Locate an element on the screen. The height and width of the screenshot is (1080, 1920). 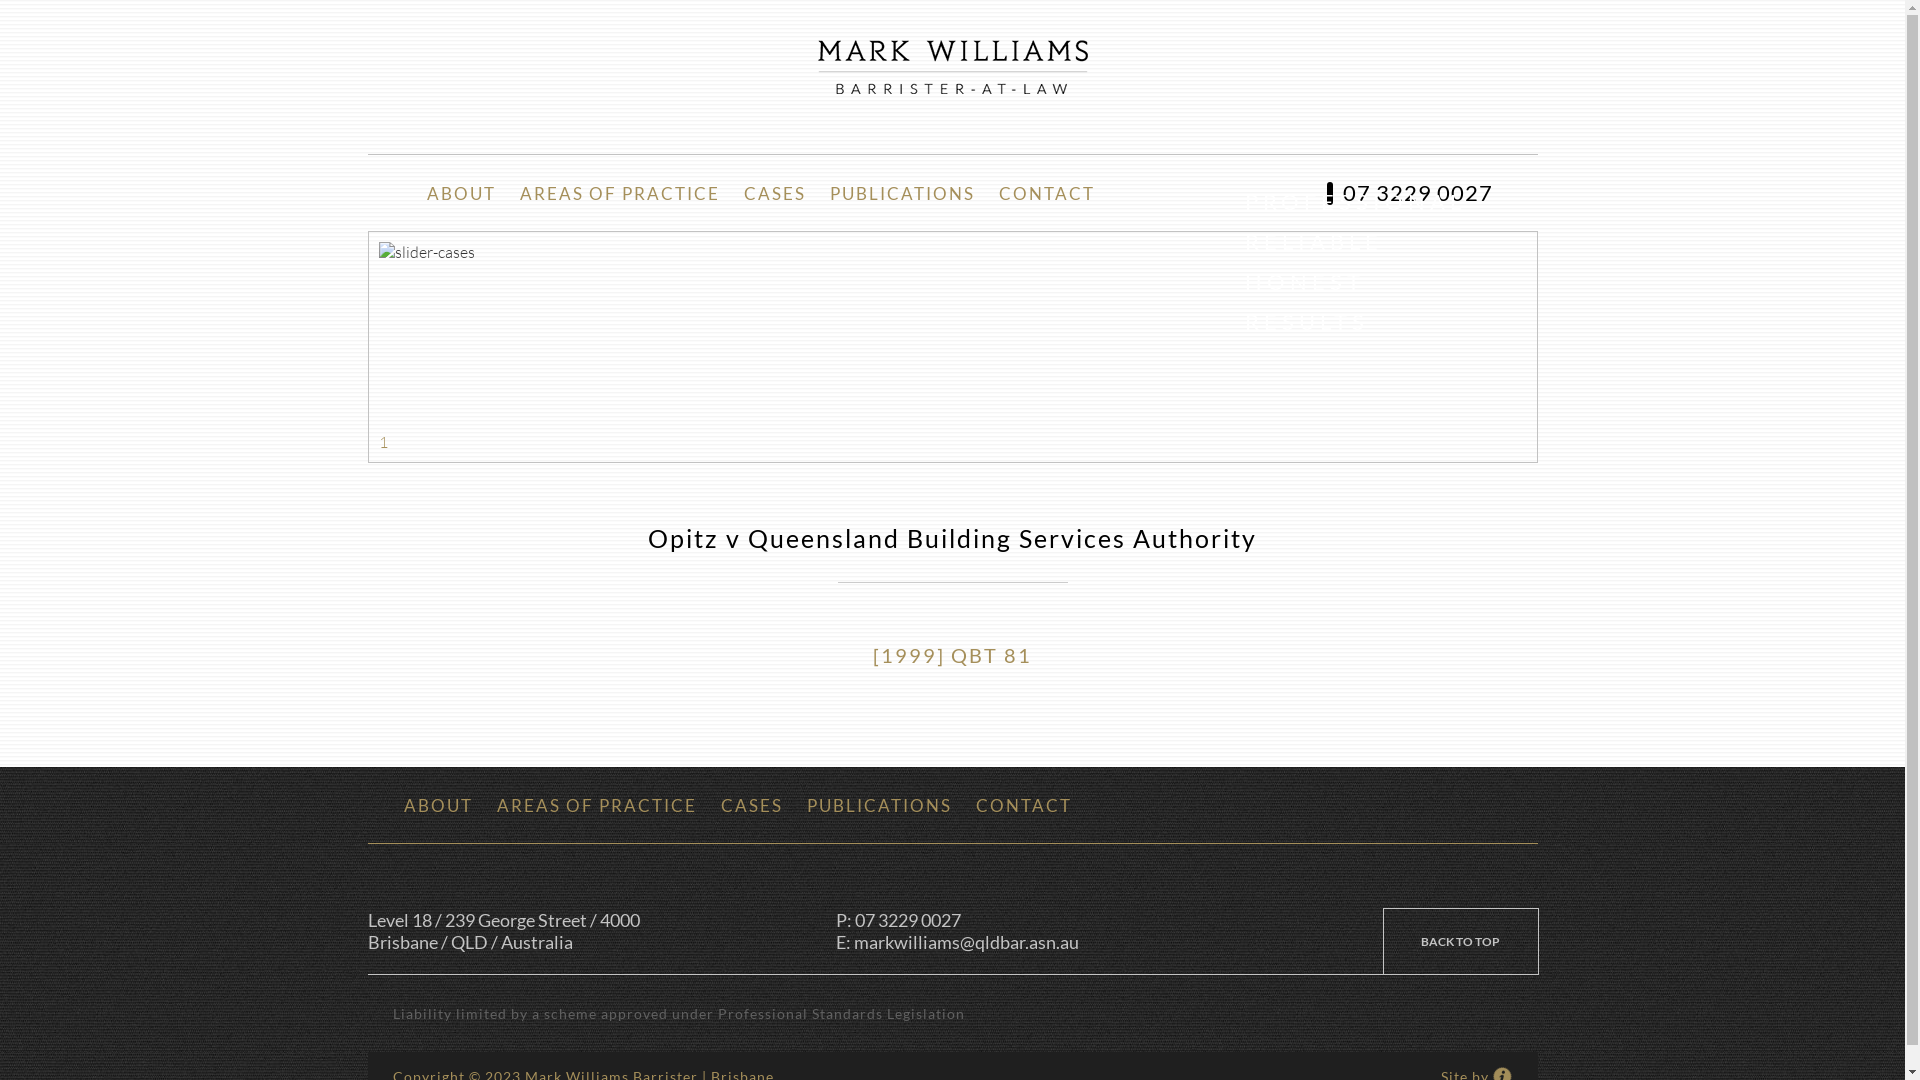
'Mark Williams Barrister' is located at coordinates (817, 65).